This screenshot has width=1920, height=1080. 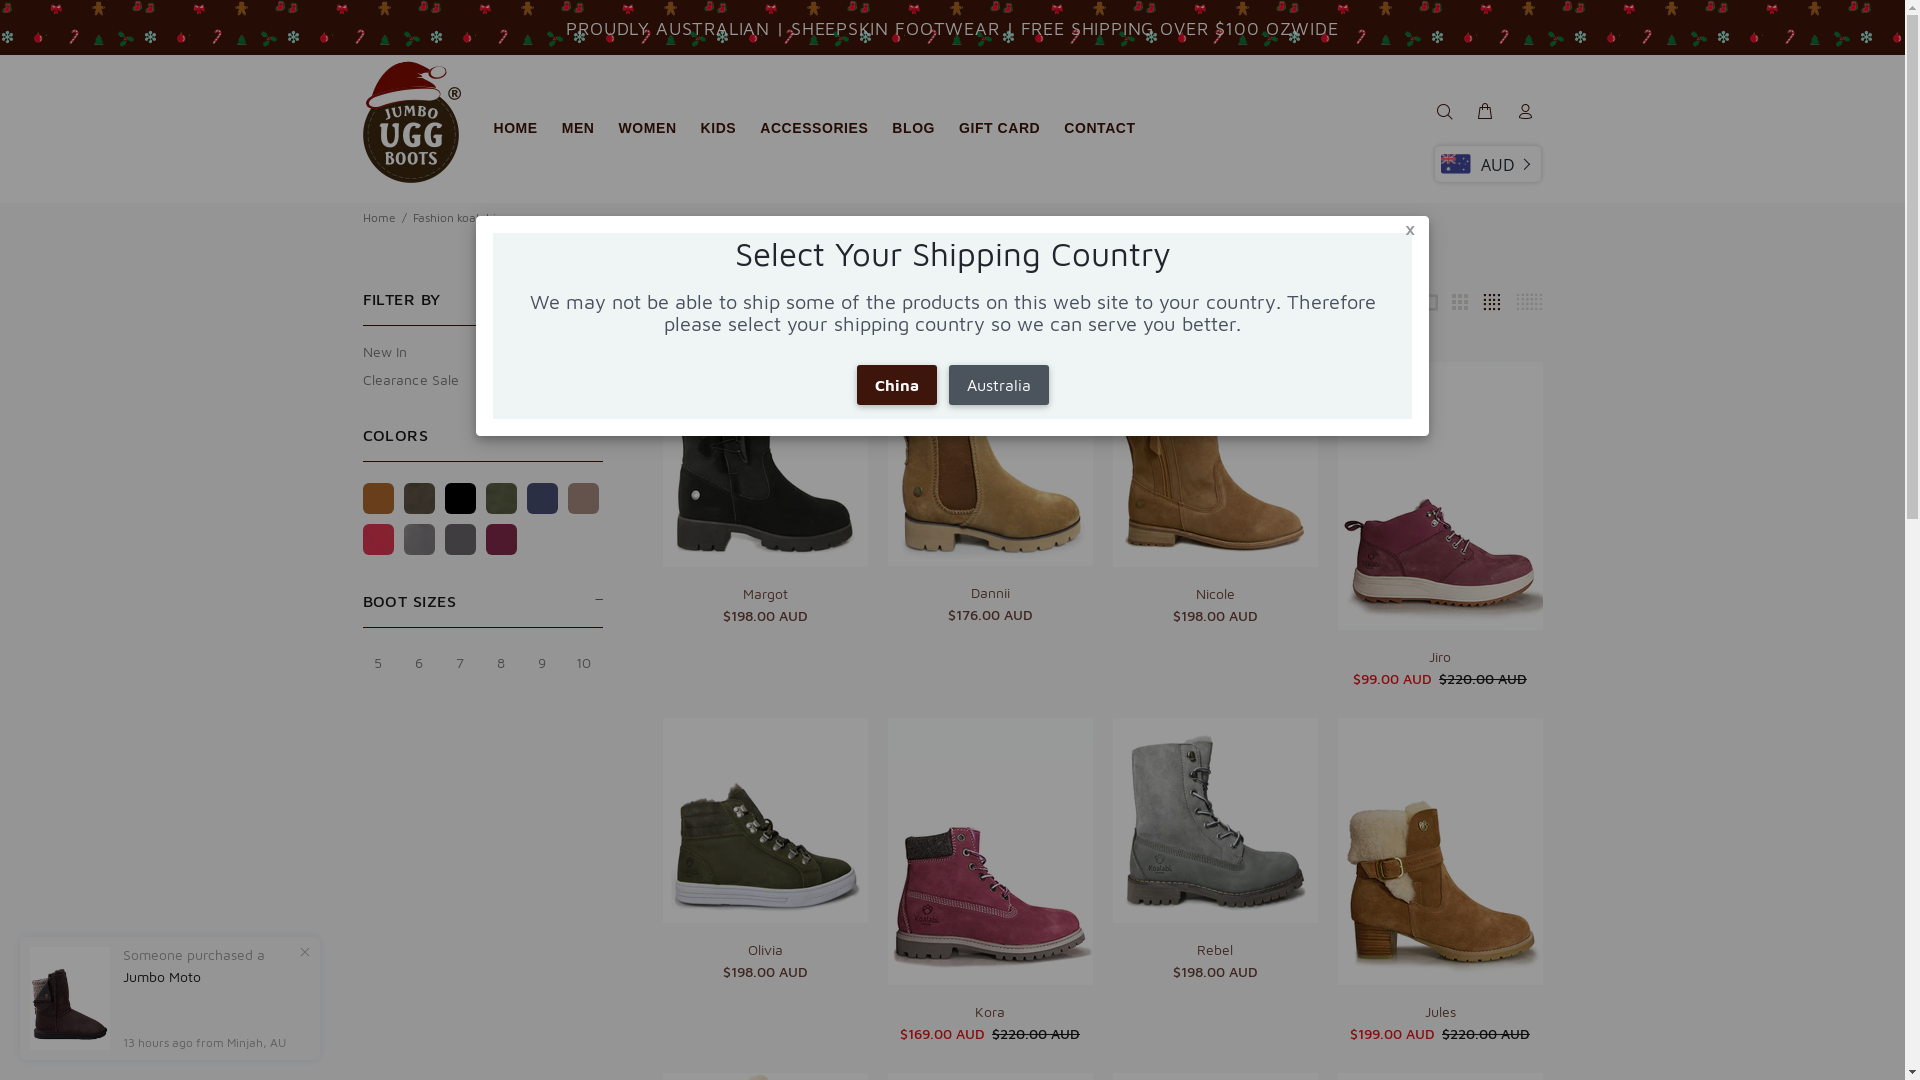 I want to click on 'Home', so click(x=361, y=217).